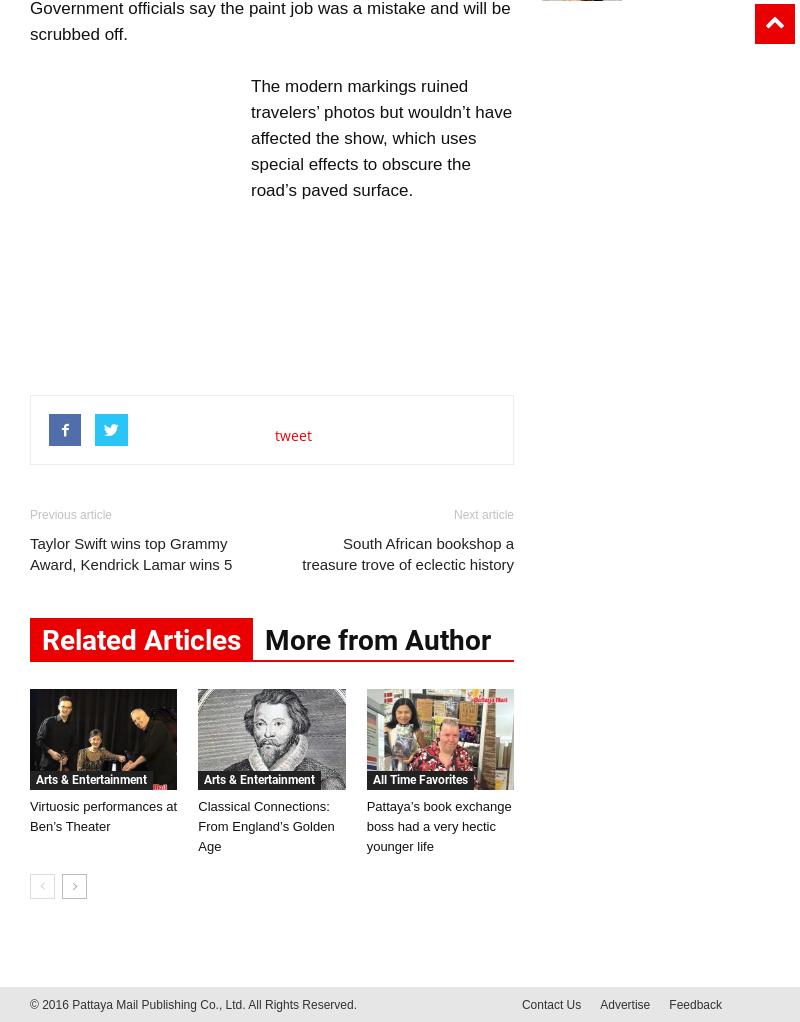 The width and height of the screenshot is (800, 1022). What do you see at coordinates (30, 513) in the screenshot?
I see `'Previous article'` at bounding box center [30, 513].